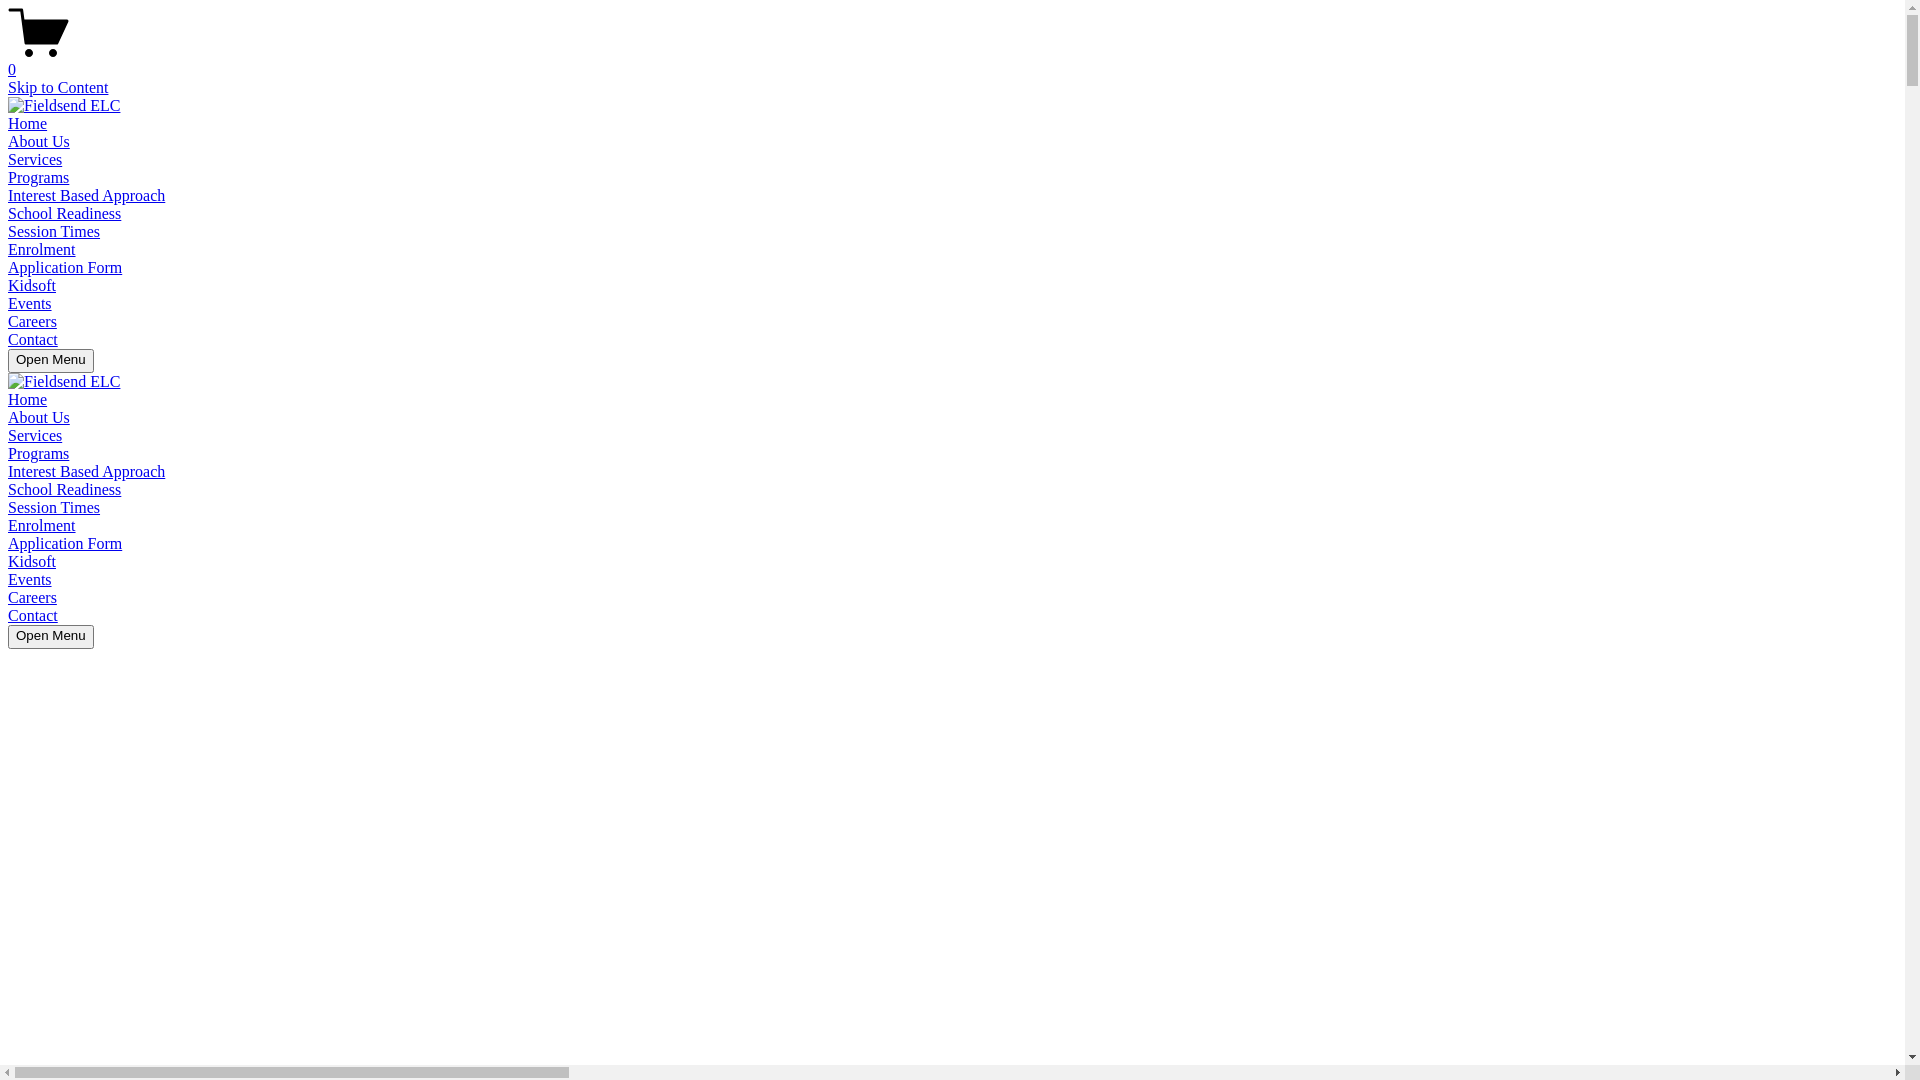 The image size is (1920, 1080). What do you see at coordinates (27, 399) in the screenshot?
I see `'Home'` at bounding box center [27, 399].